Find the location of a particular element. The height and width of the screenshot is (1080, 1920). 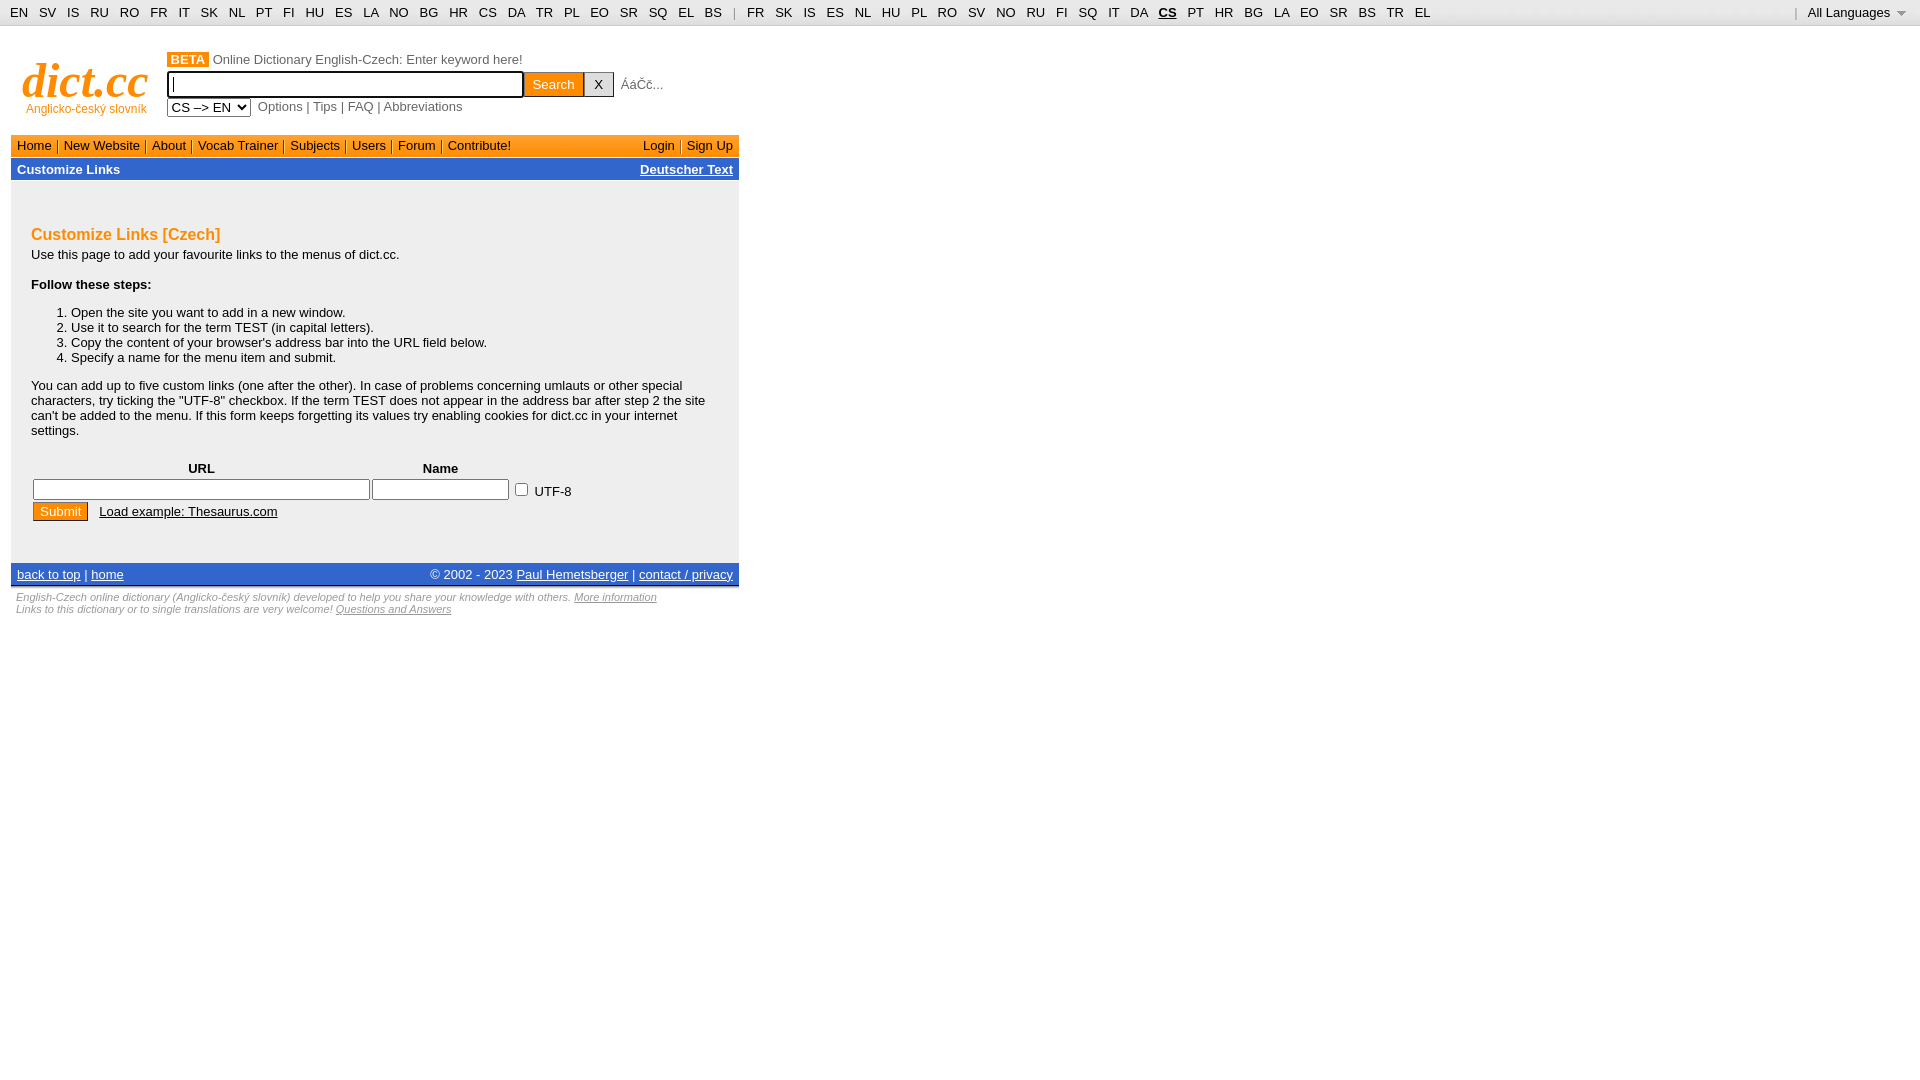

'SR' is located at coordinates (627, 12).